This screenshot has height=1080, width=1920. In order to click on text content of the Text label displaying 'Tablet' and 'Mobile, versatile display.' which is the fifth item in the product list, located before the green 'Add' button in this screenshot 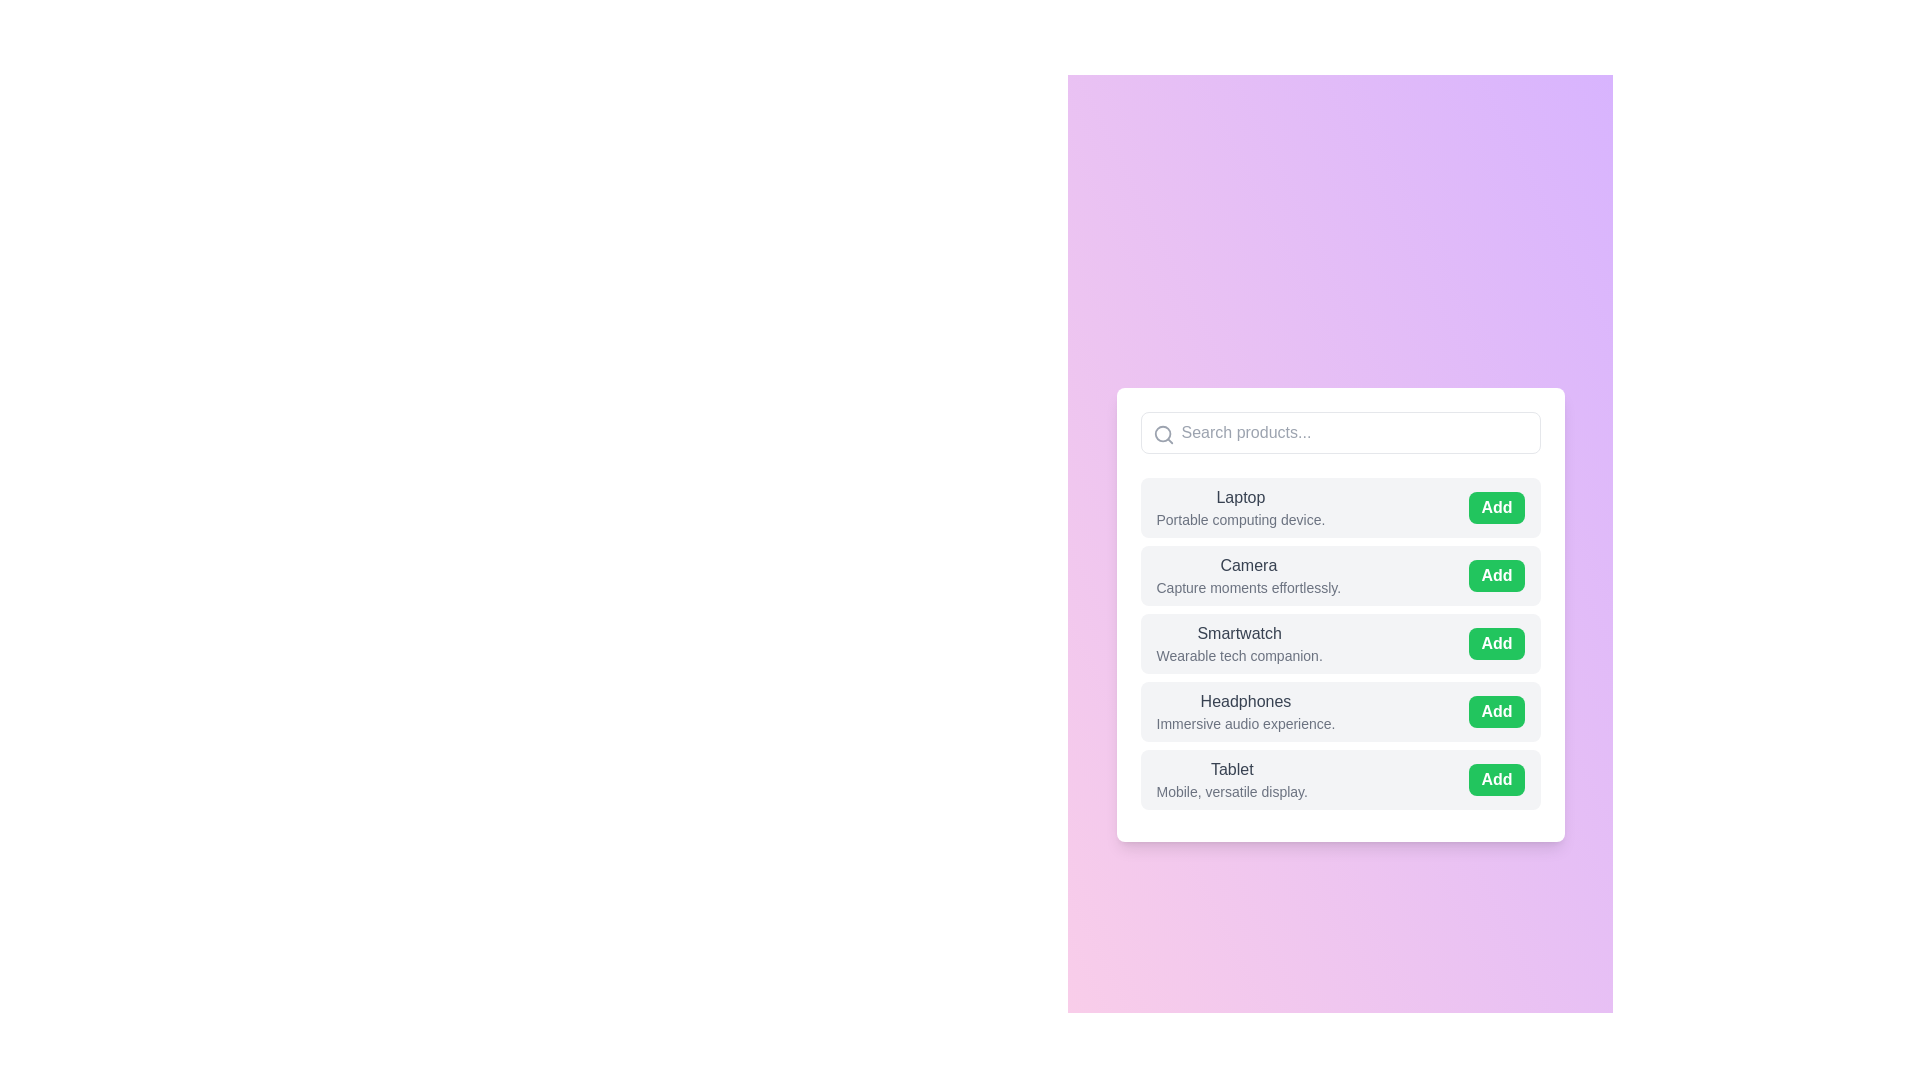, I will do `click(1231, 778)`.